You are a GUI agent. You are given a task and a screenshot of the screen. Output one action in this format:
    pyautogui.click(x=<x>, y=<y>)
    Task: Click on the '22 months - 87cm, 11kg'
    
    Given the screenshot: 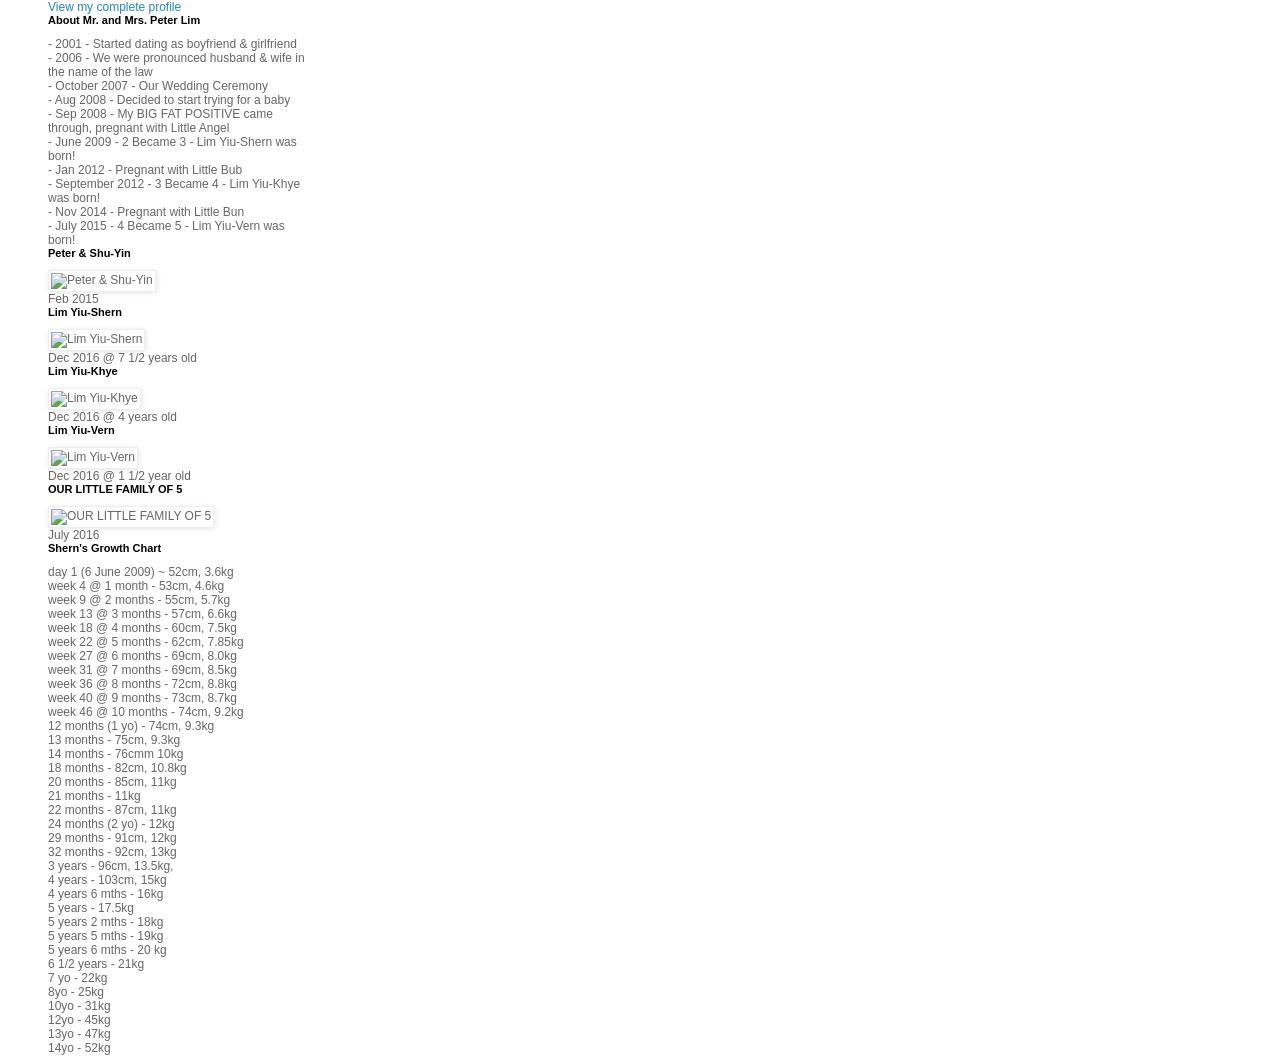 What is the action you would take?
    pyautogui.click(x=112, y=809)
    